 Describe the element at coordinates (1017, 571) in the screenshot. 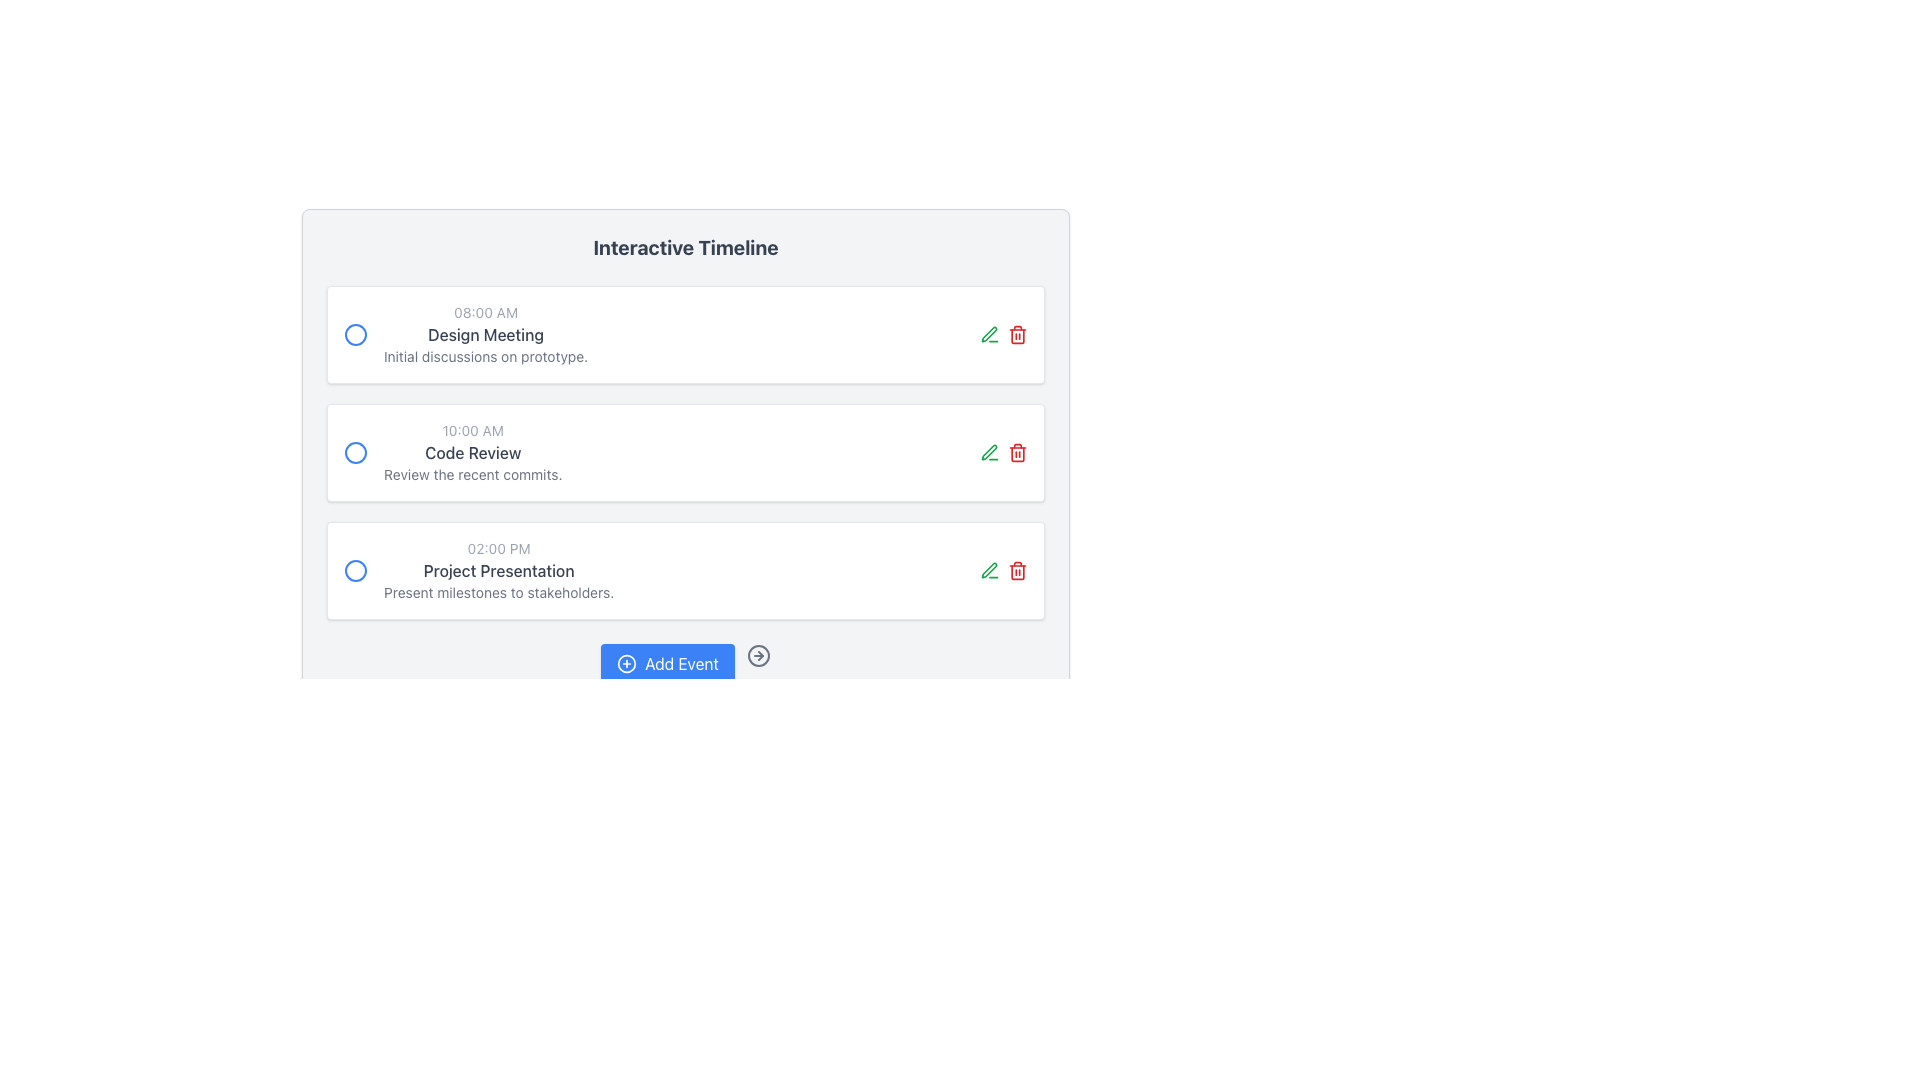

I see `the trash can icon represented by a rounded rectangle with smooth strokes, located on the right side of the task list item labeled 'Code Review'` at that location.